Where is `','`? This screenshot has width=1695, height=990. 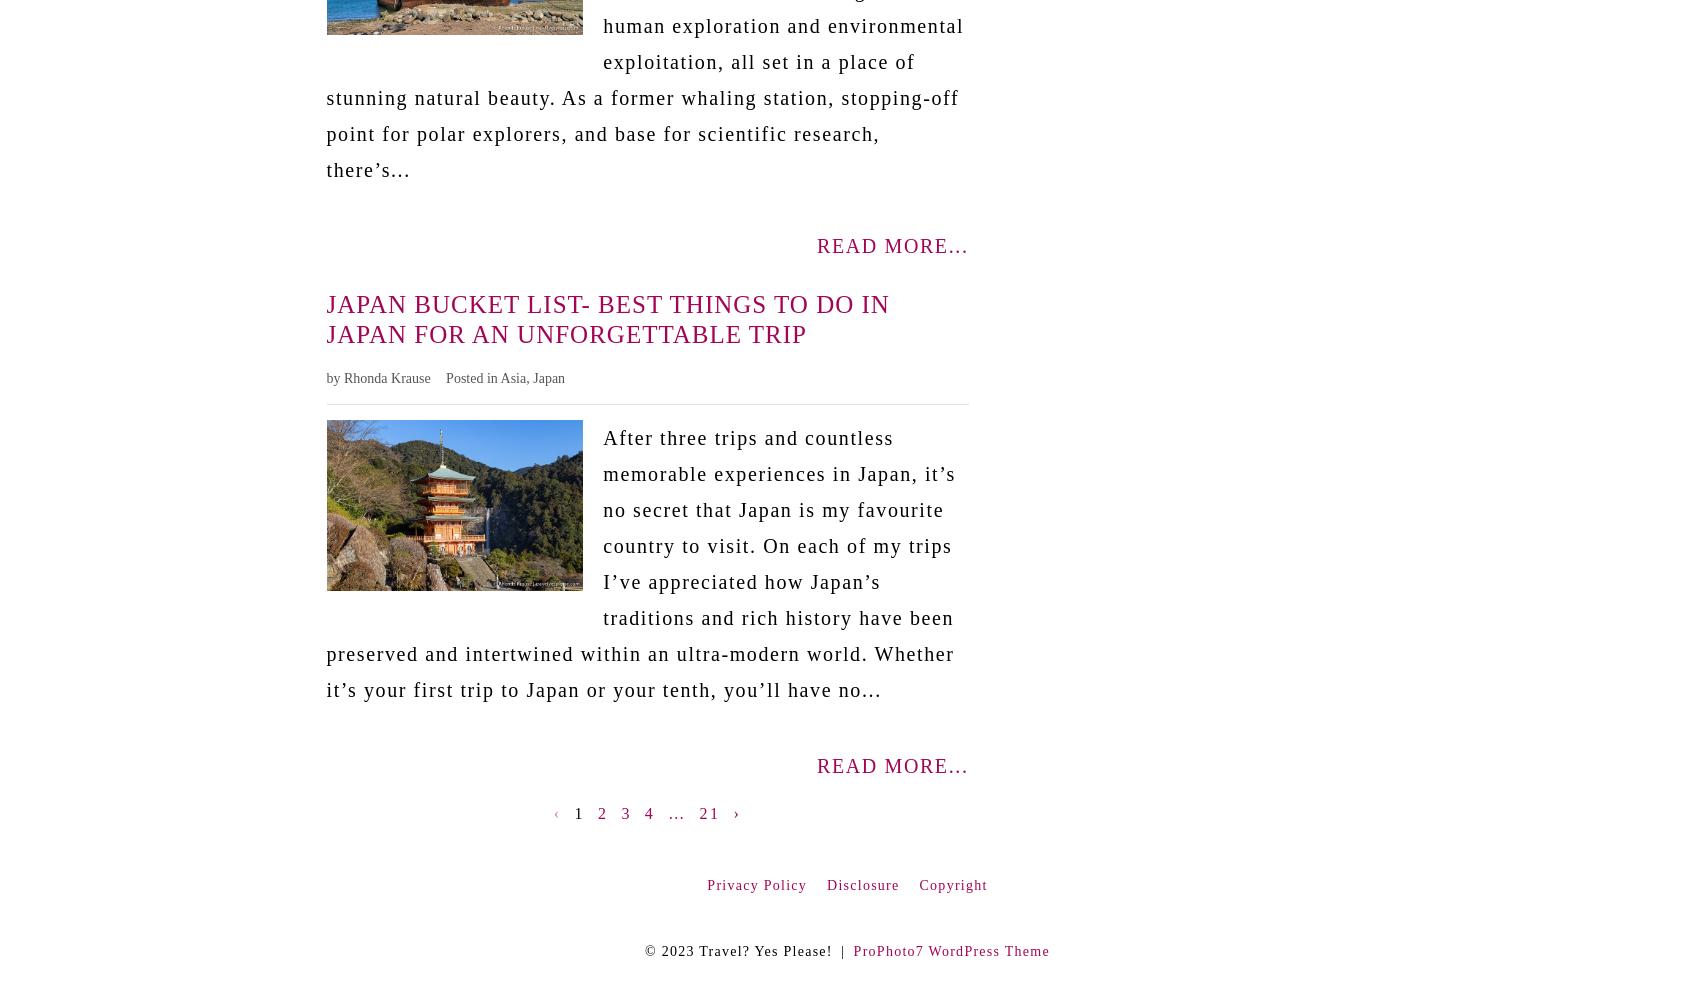
',' is located at coordinates (529, 377).